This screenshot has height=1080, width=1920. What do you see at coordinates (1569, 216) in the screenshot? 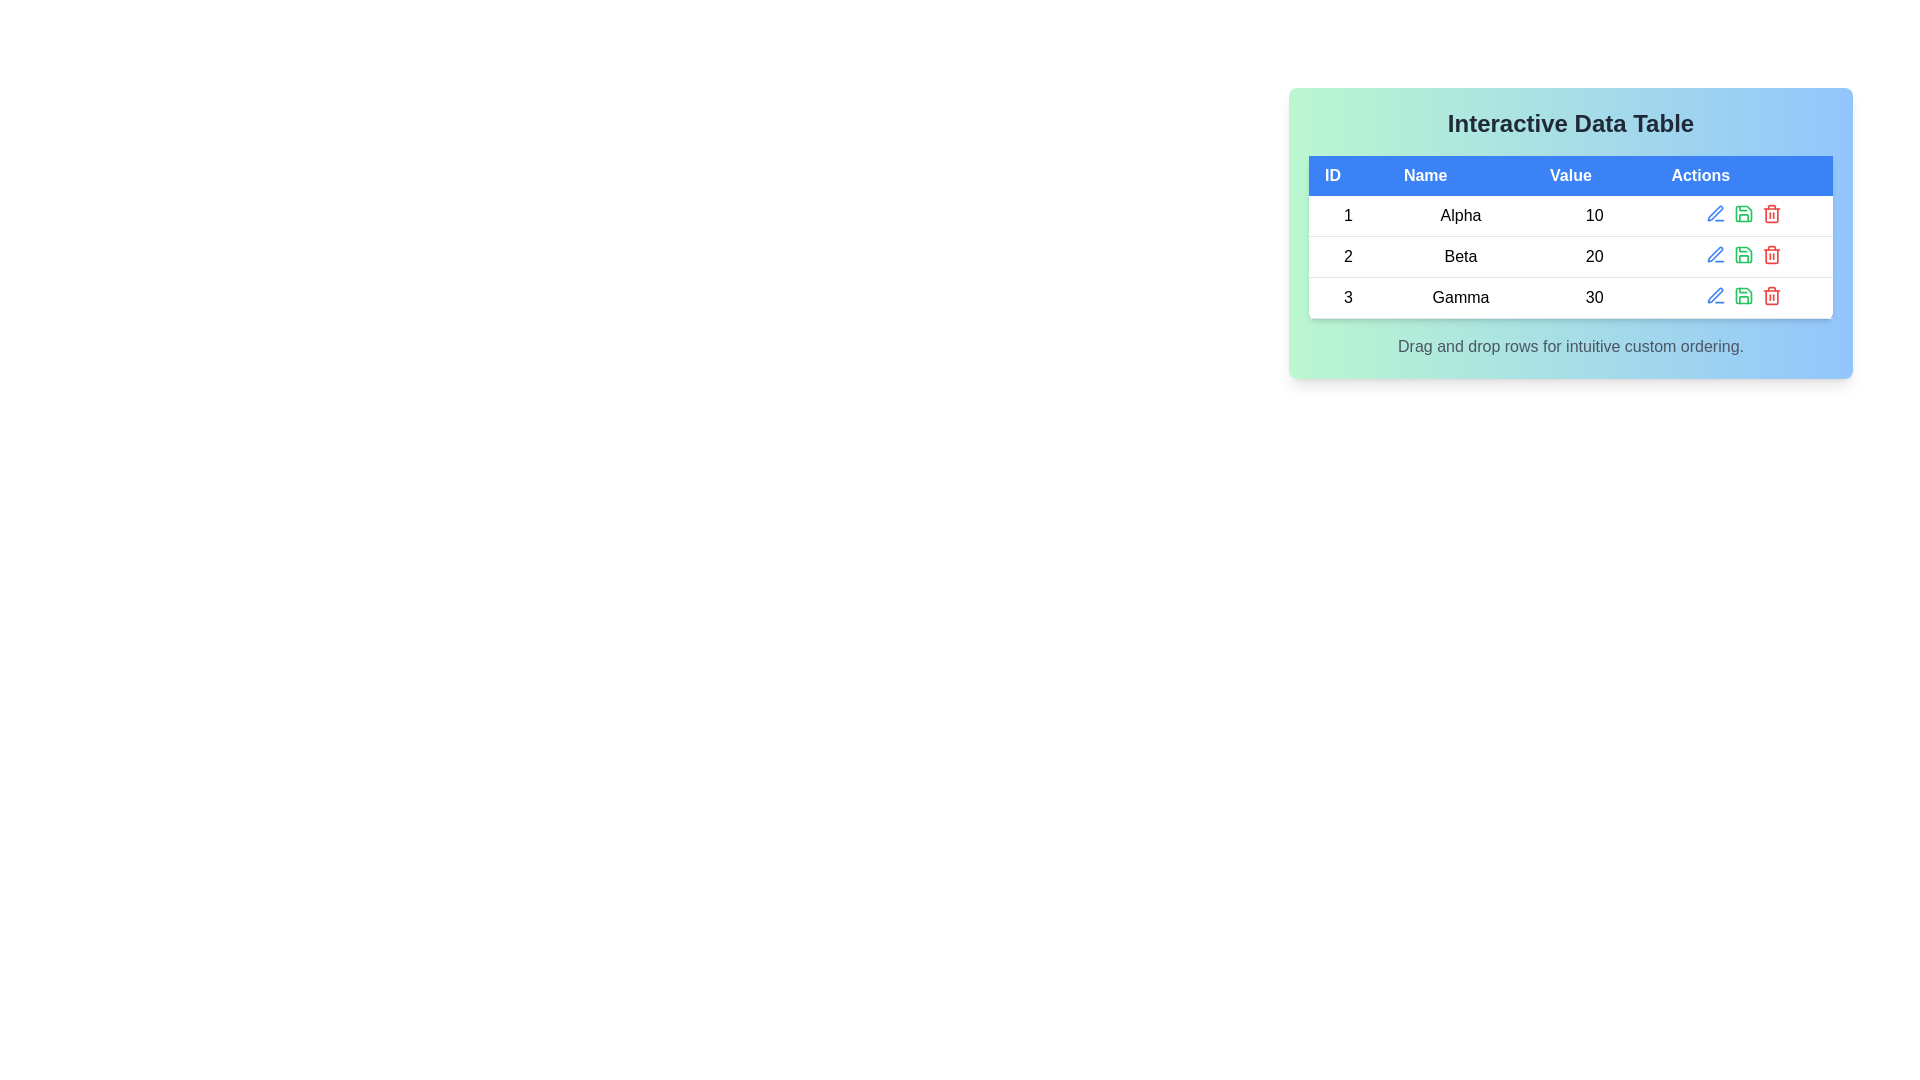
I see `the row corresponding to 1` at bounding box center [1569, 216].